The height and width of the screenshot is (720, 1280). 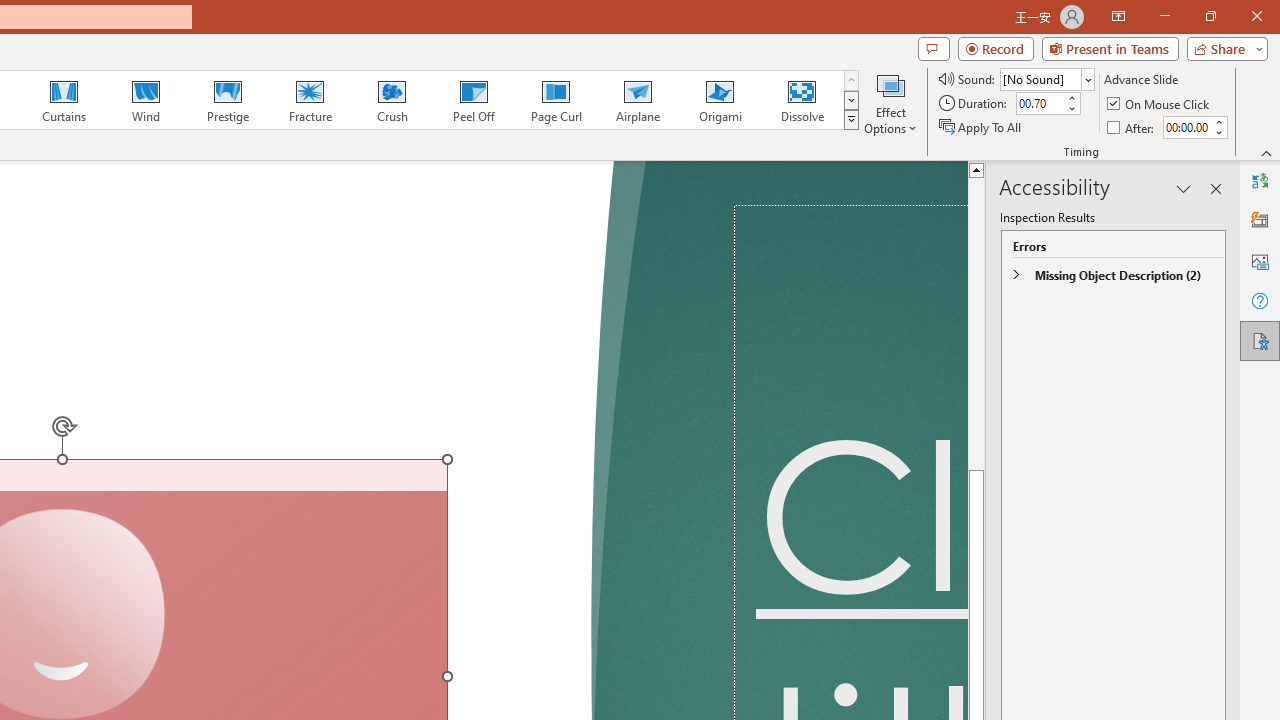 What do you see at coordinates (1132, 127) in the screenshot?
I see `'After'` at bounding box center [1132, 127].